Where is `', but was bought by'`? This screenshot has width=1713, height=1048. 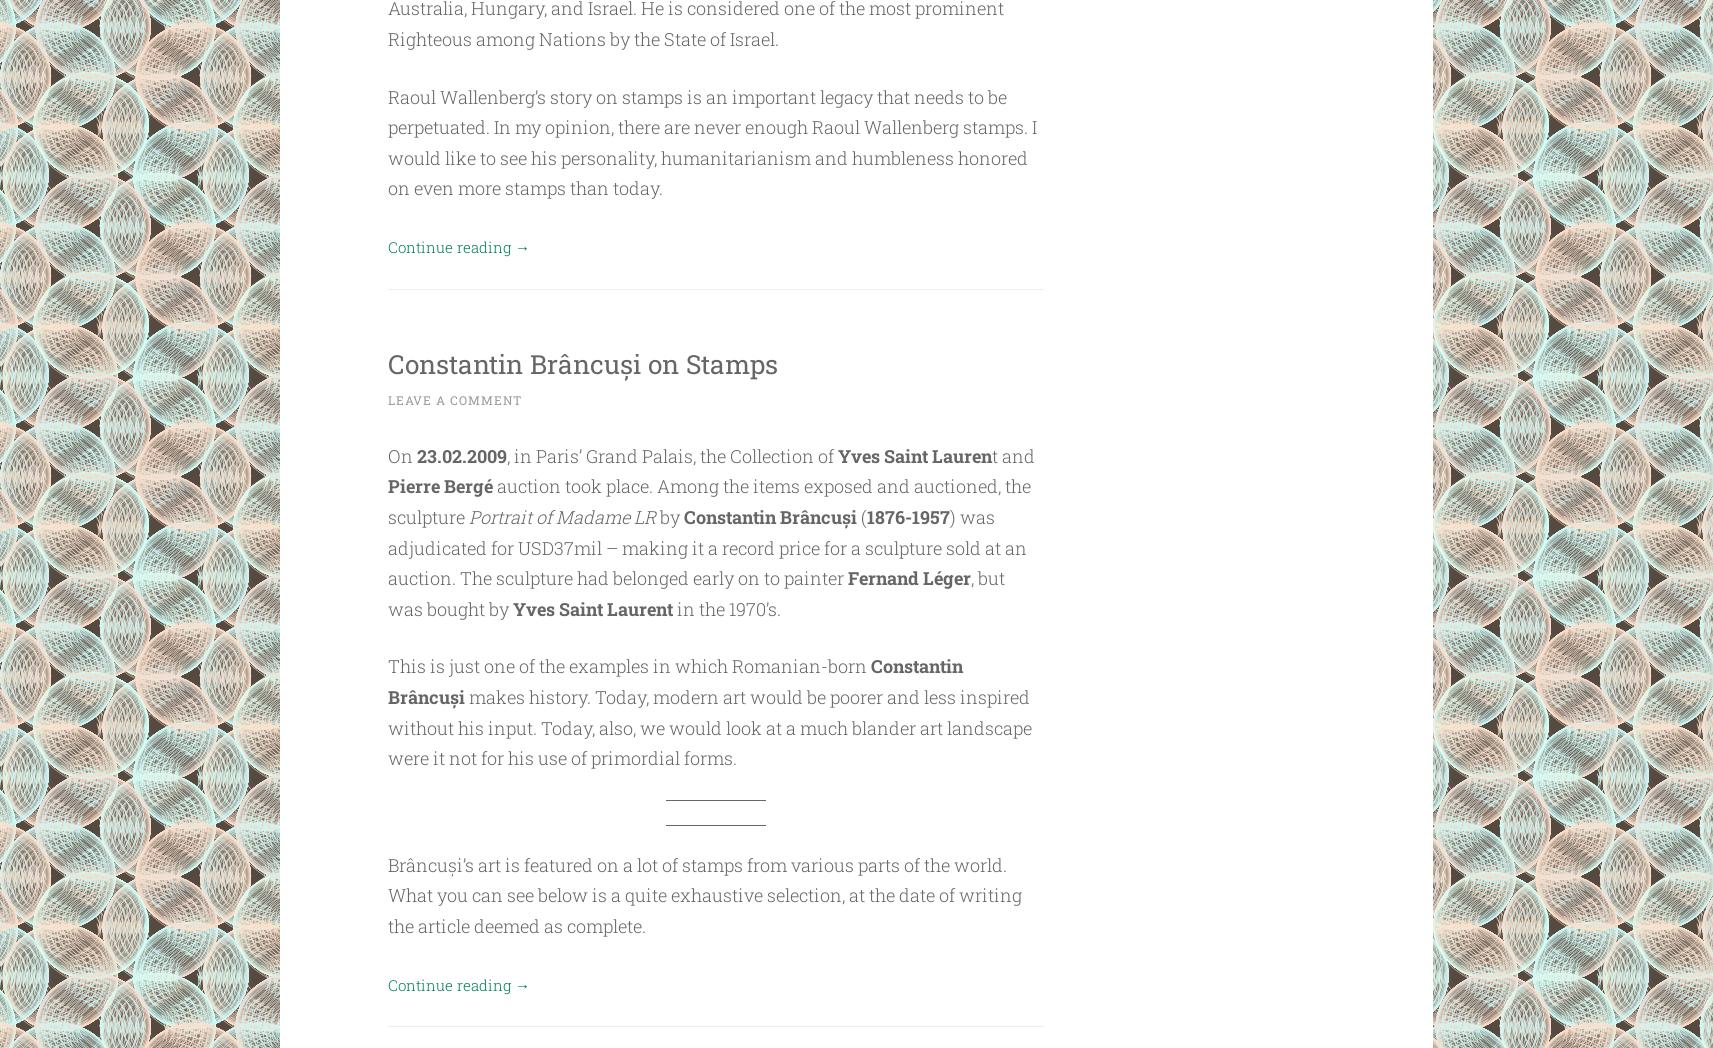 ', but was bought by' is located at coordinates (386, 592).